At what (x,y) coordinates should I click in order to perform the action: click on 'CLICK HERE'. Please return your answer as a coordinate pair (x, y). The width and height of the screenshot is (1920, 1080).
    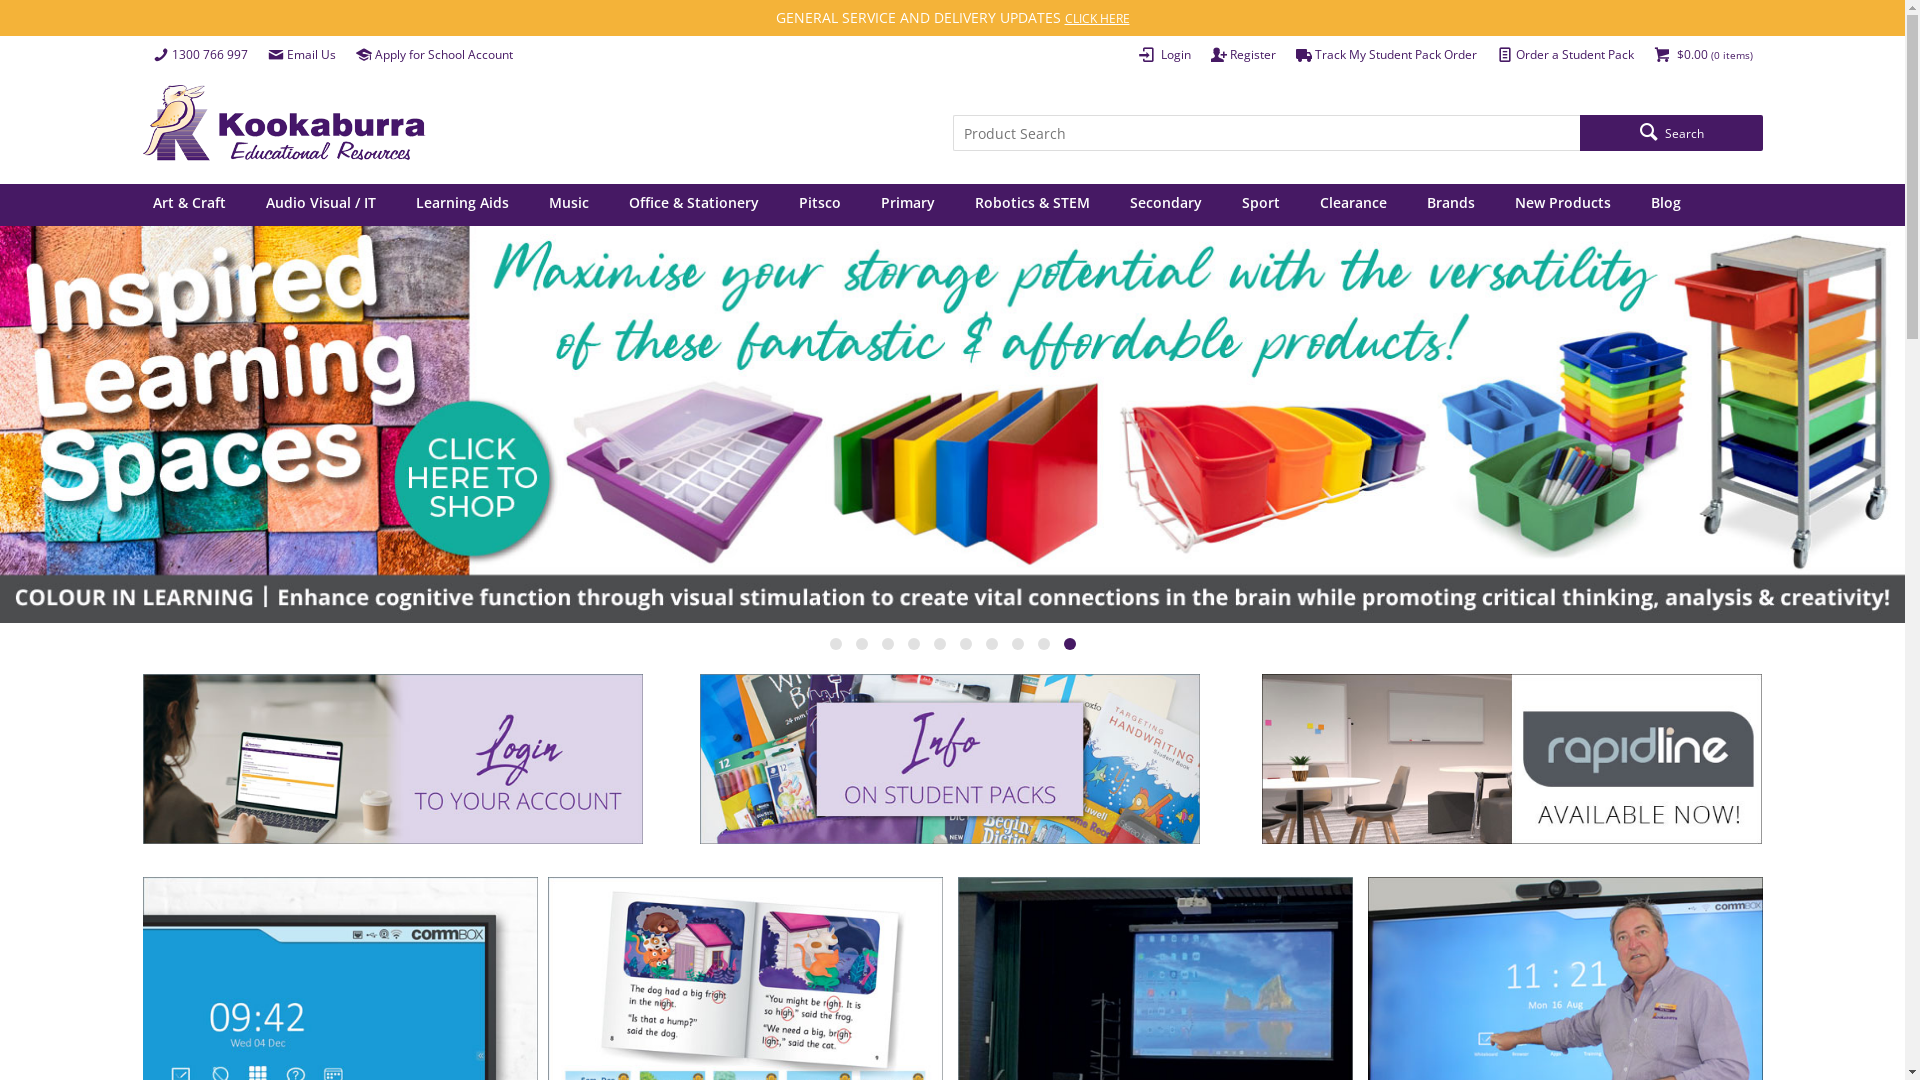
    Looking at the image, I should click on (1095, 18).